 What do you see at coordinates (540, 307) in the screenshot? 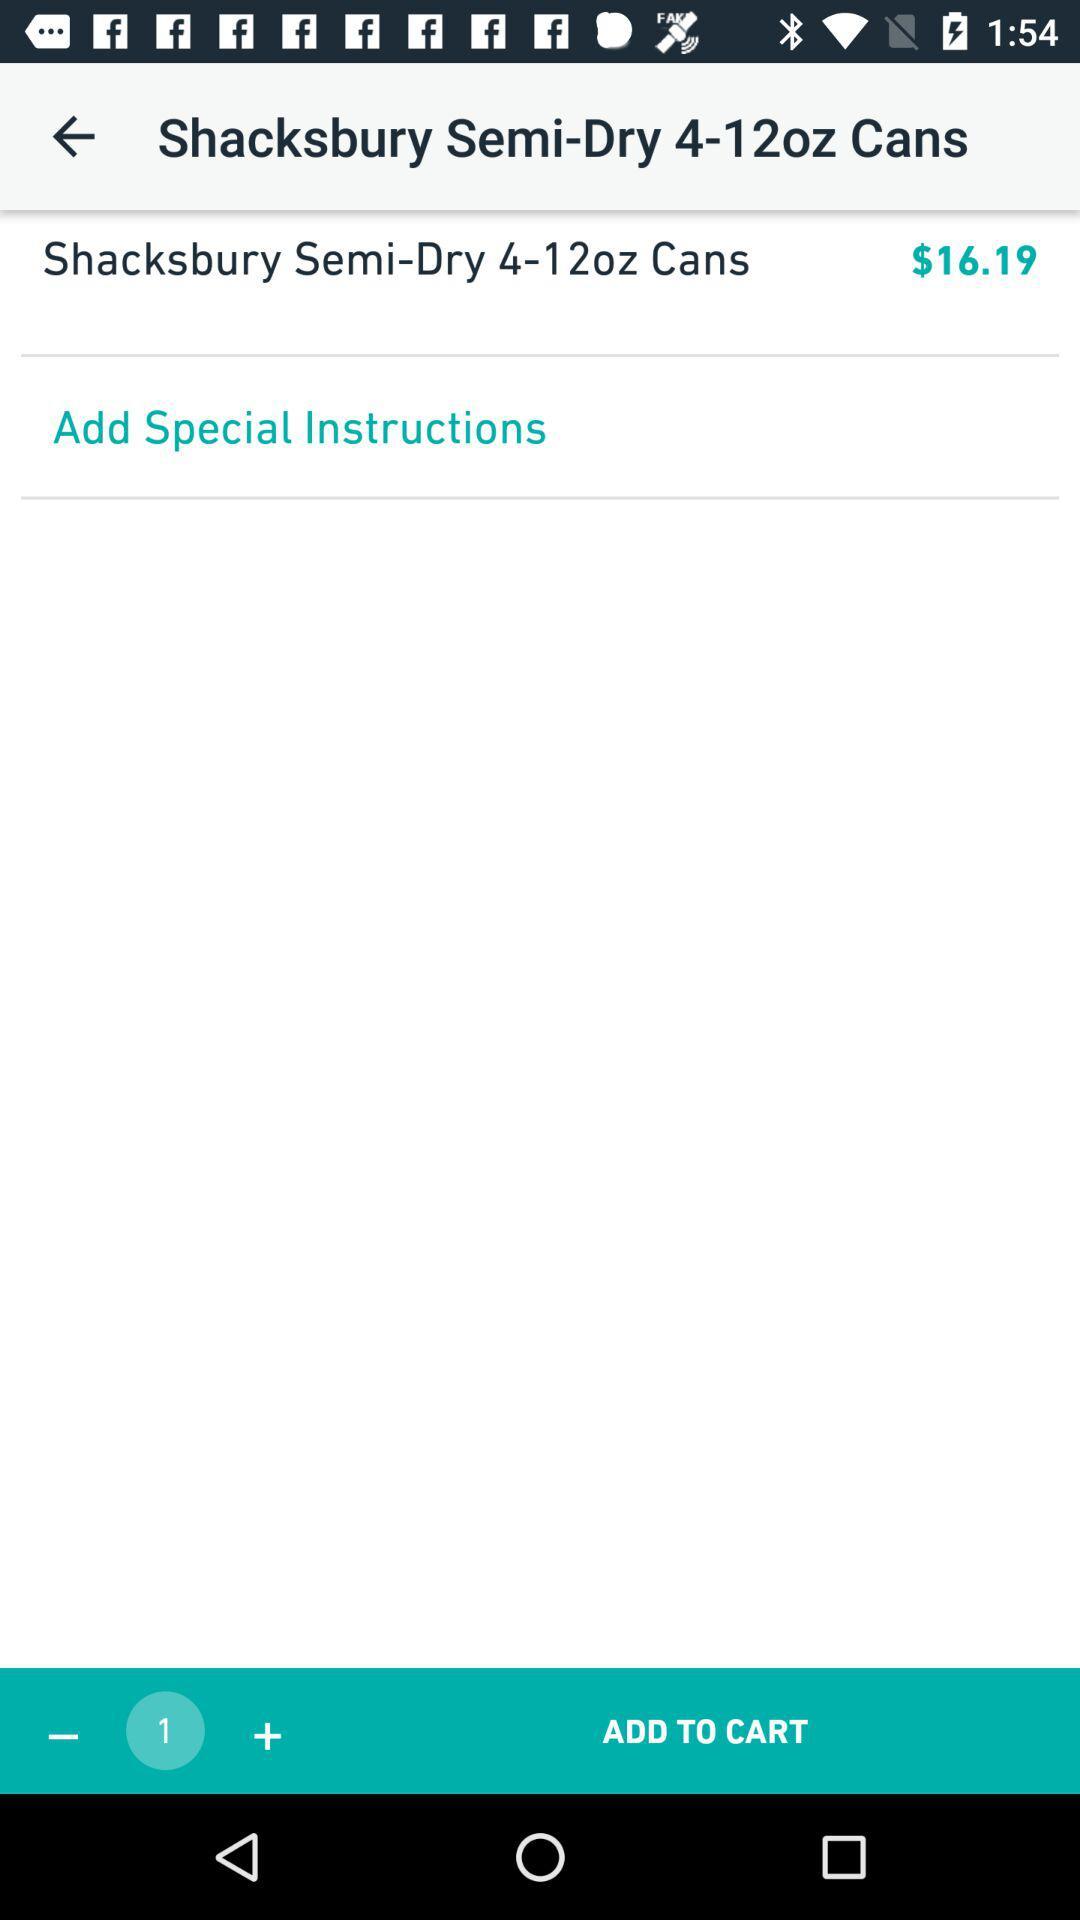
I see `icon below the shacksbury semi dry item` at bounding box center [540, 307].